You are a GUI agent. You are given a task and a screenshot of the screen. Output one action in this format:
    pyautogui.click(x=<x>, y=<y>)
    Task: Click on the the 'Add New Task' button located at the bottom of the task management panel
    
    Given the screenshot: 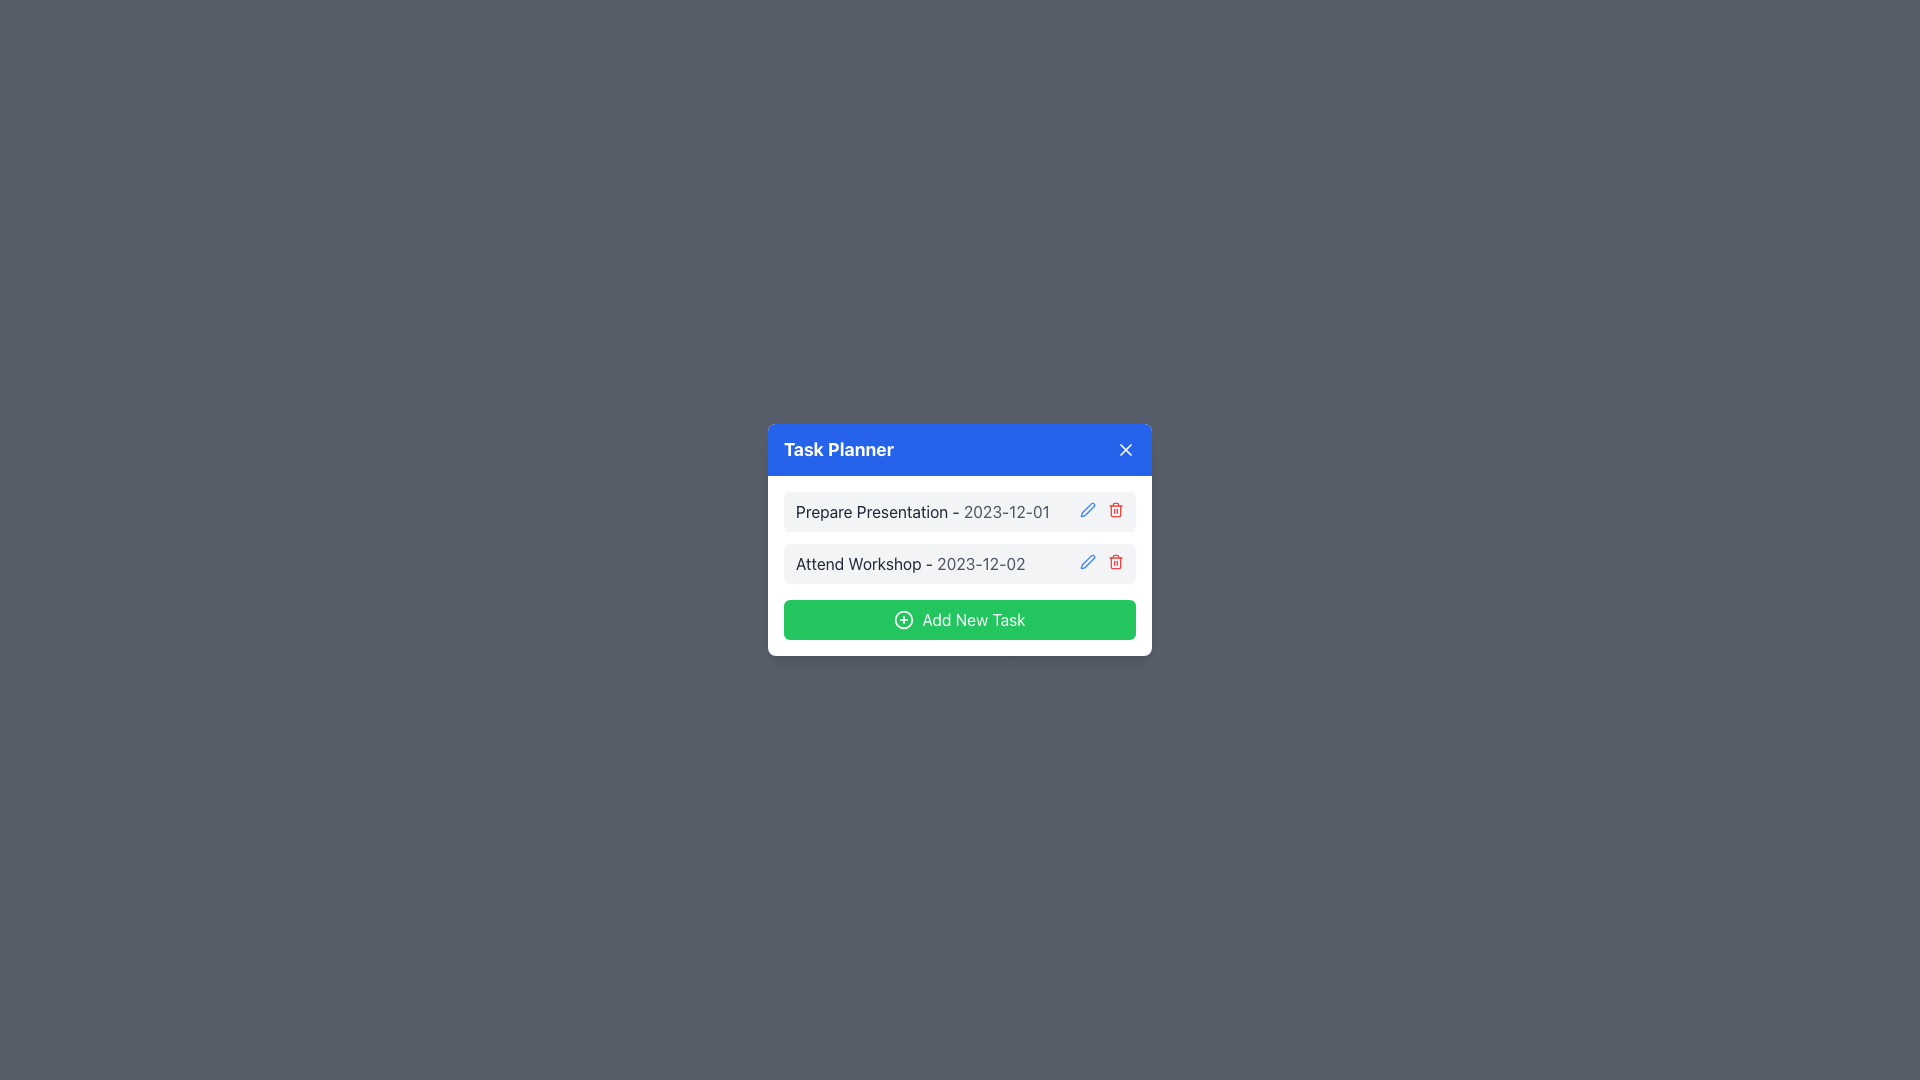 What is the action you would take?
    pyautogui.click(x=960, y=619)
    